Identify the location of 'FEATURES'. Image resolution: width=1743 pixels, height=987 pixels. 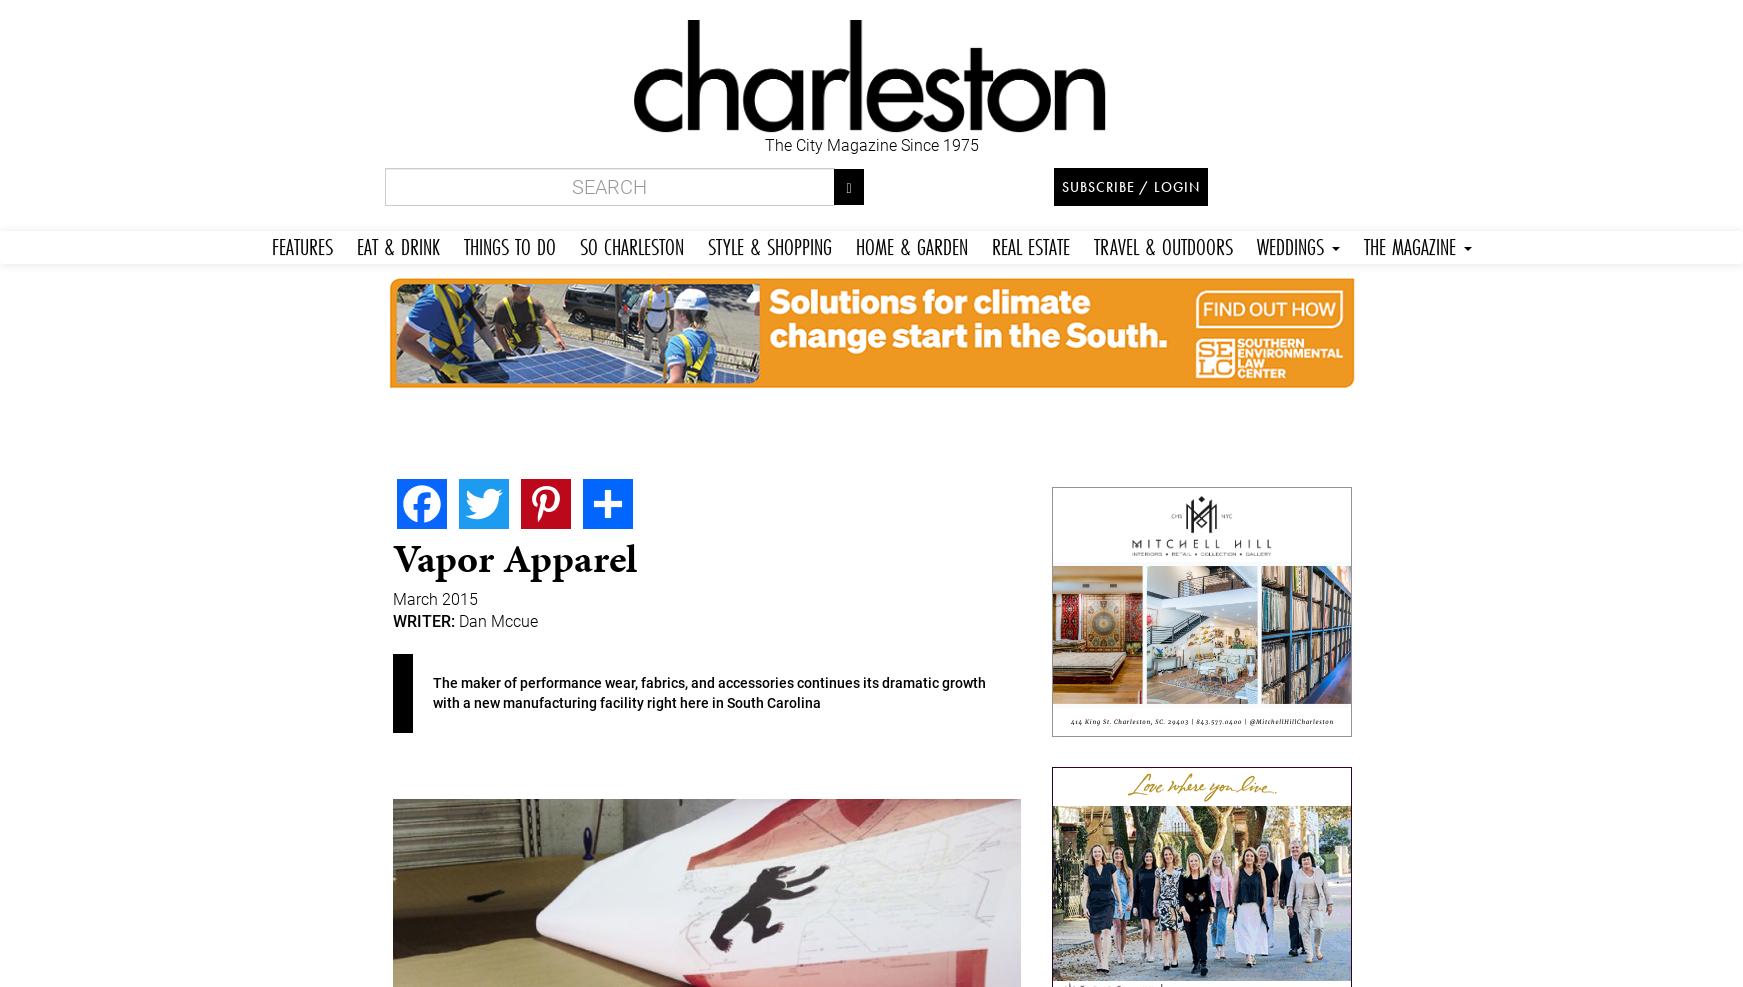
(300, 245).